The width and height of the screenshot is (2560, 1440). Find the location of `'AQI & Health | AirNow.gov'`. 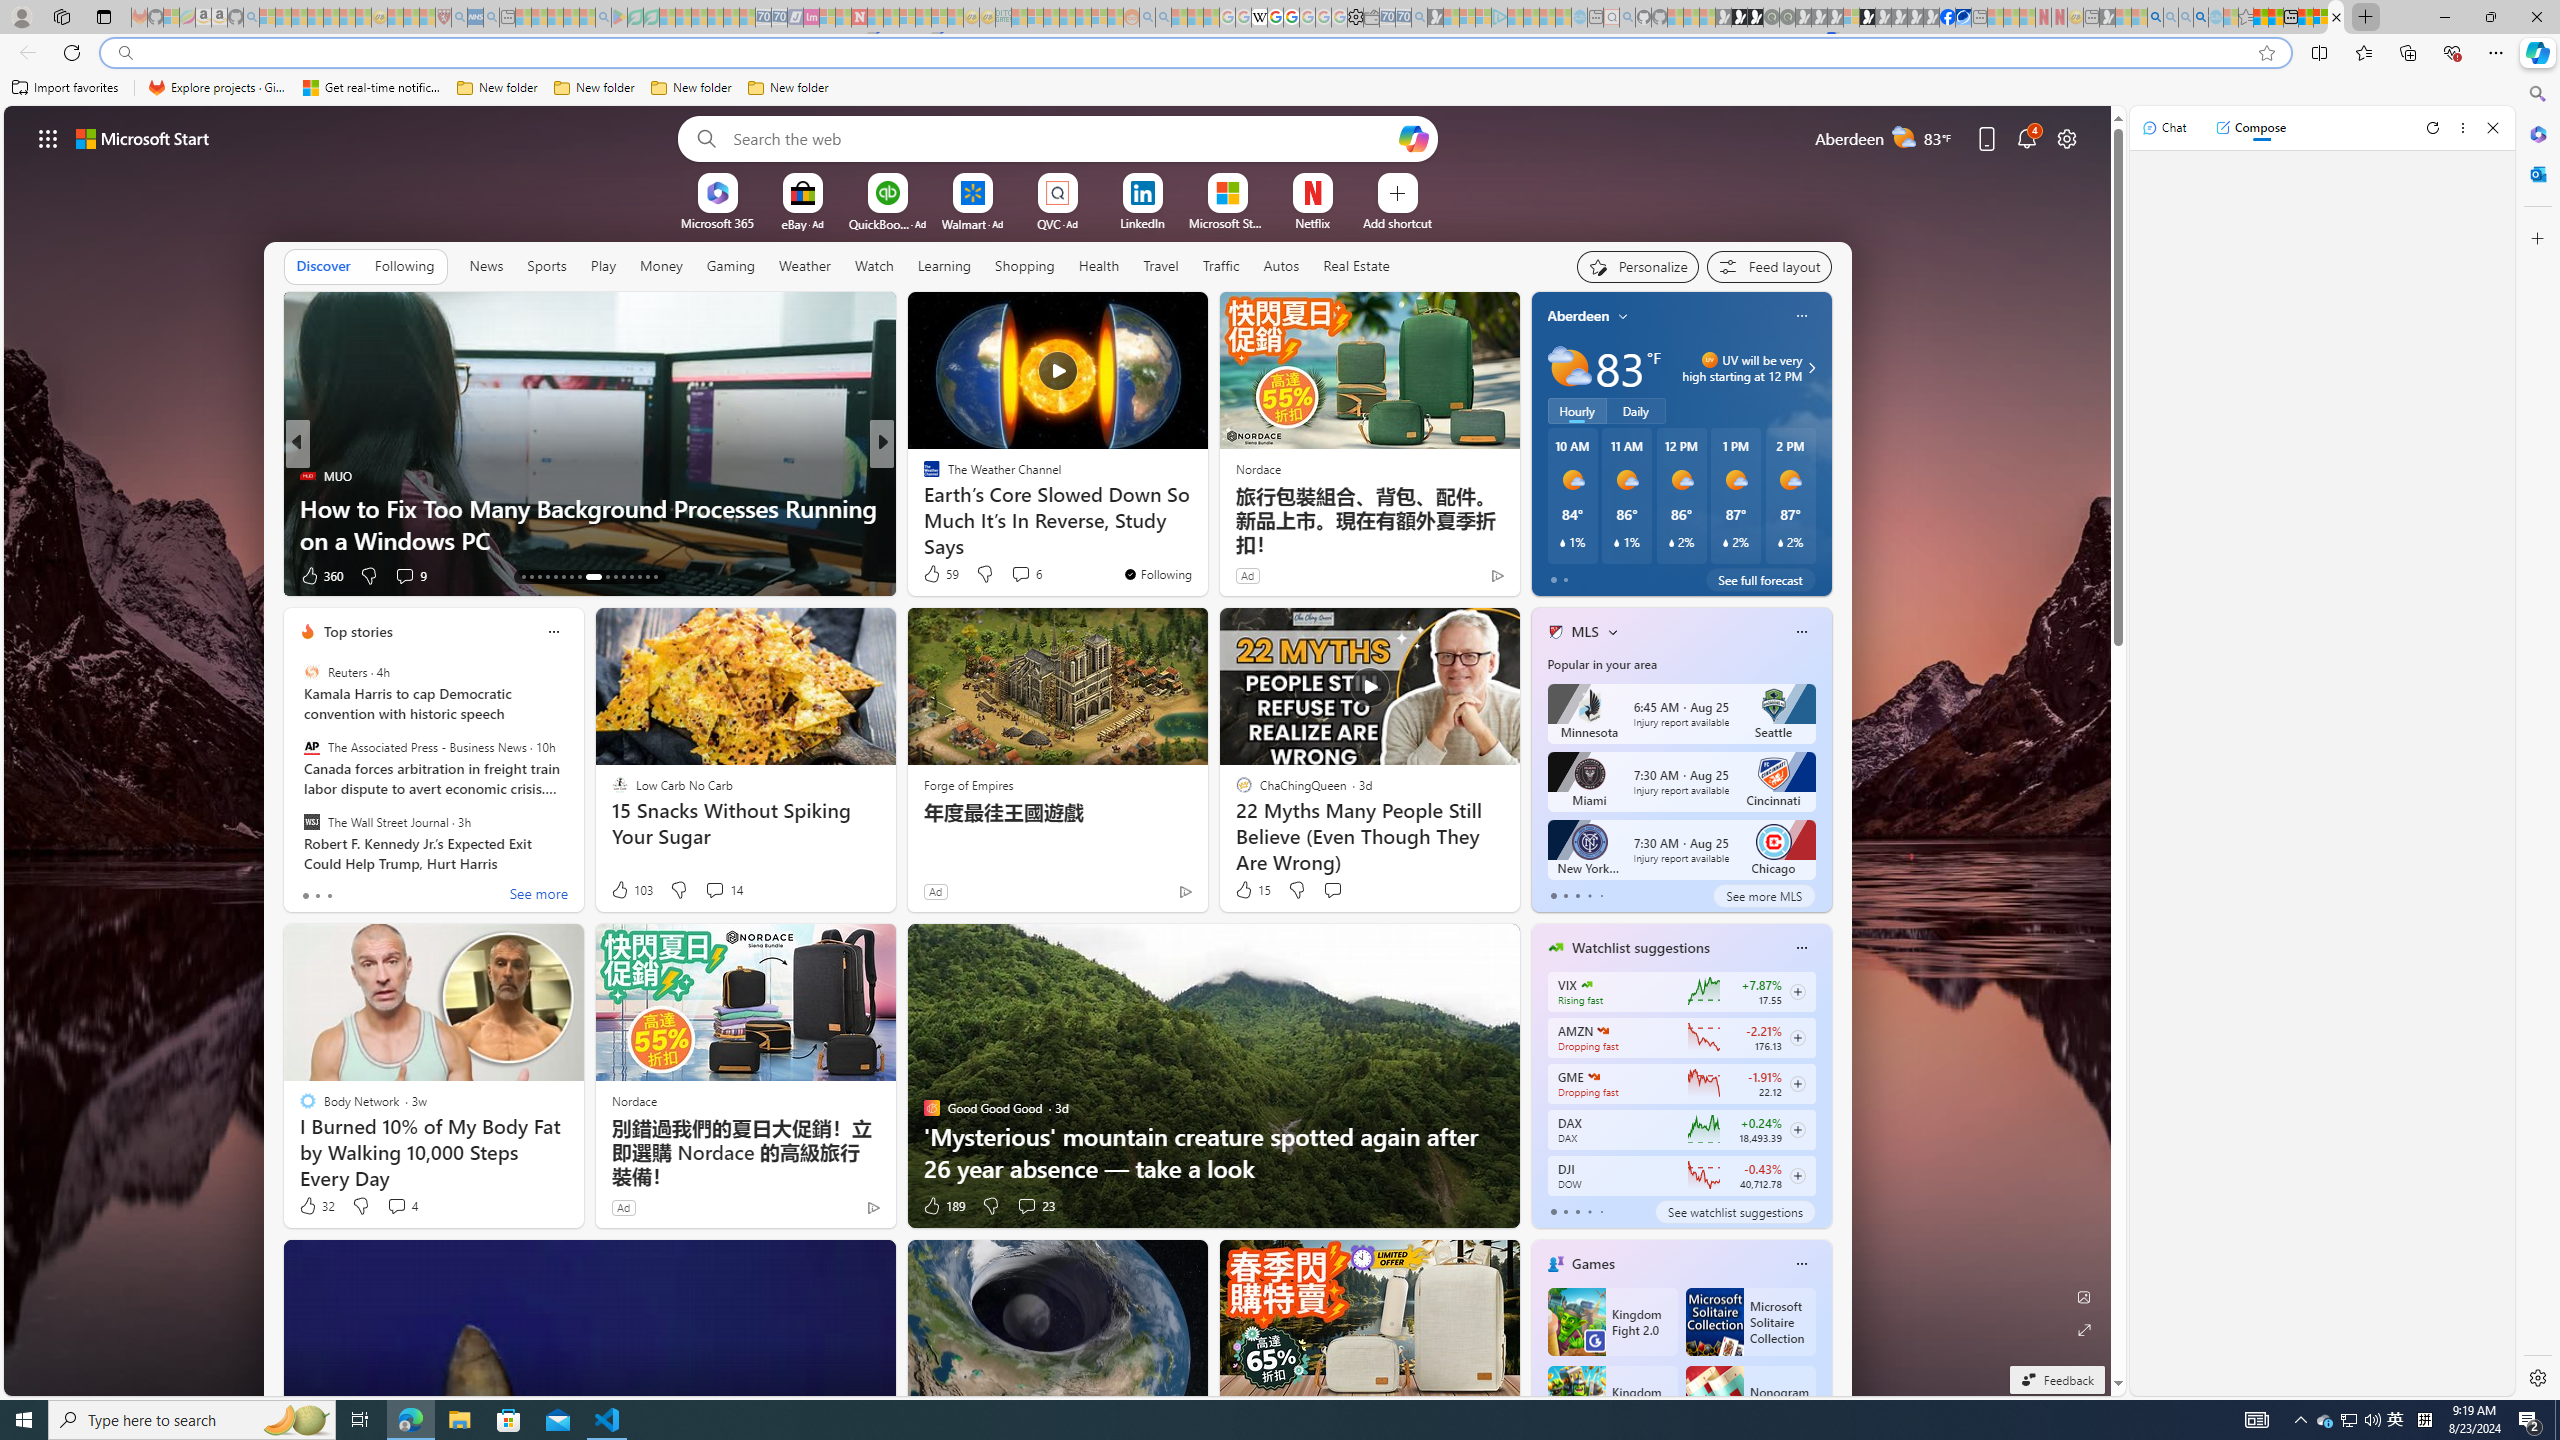

'AQI & Health | AirNow.gov' is located at coordinates (1962, 16).